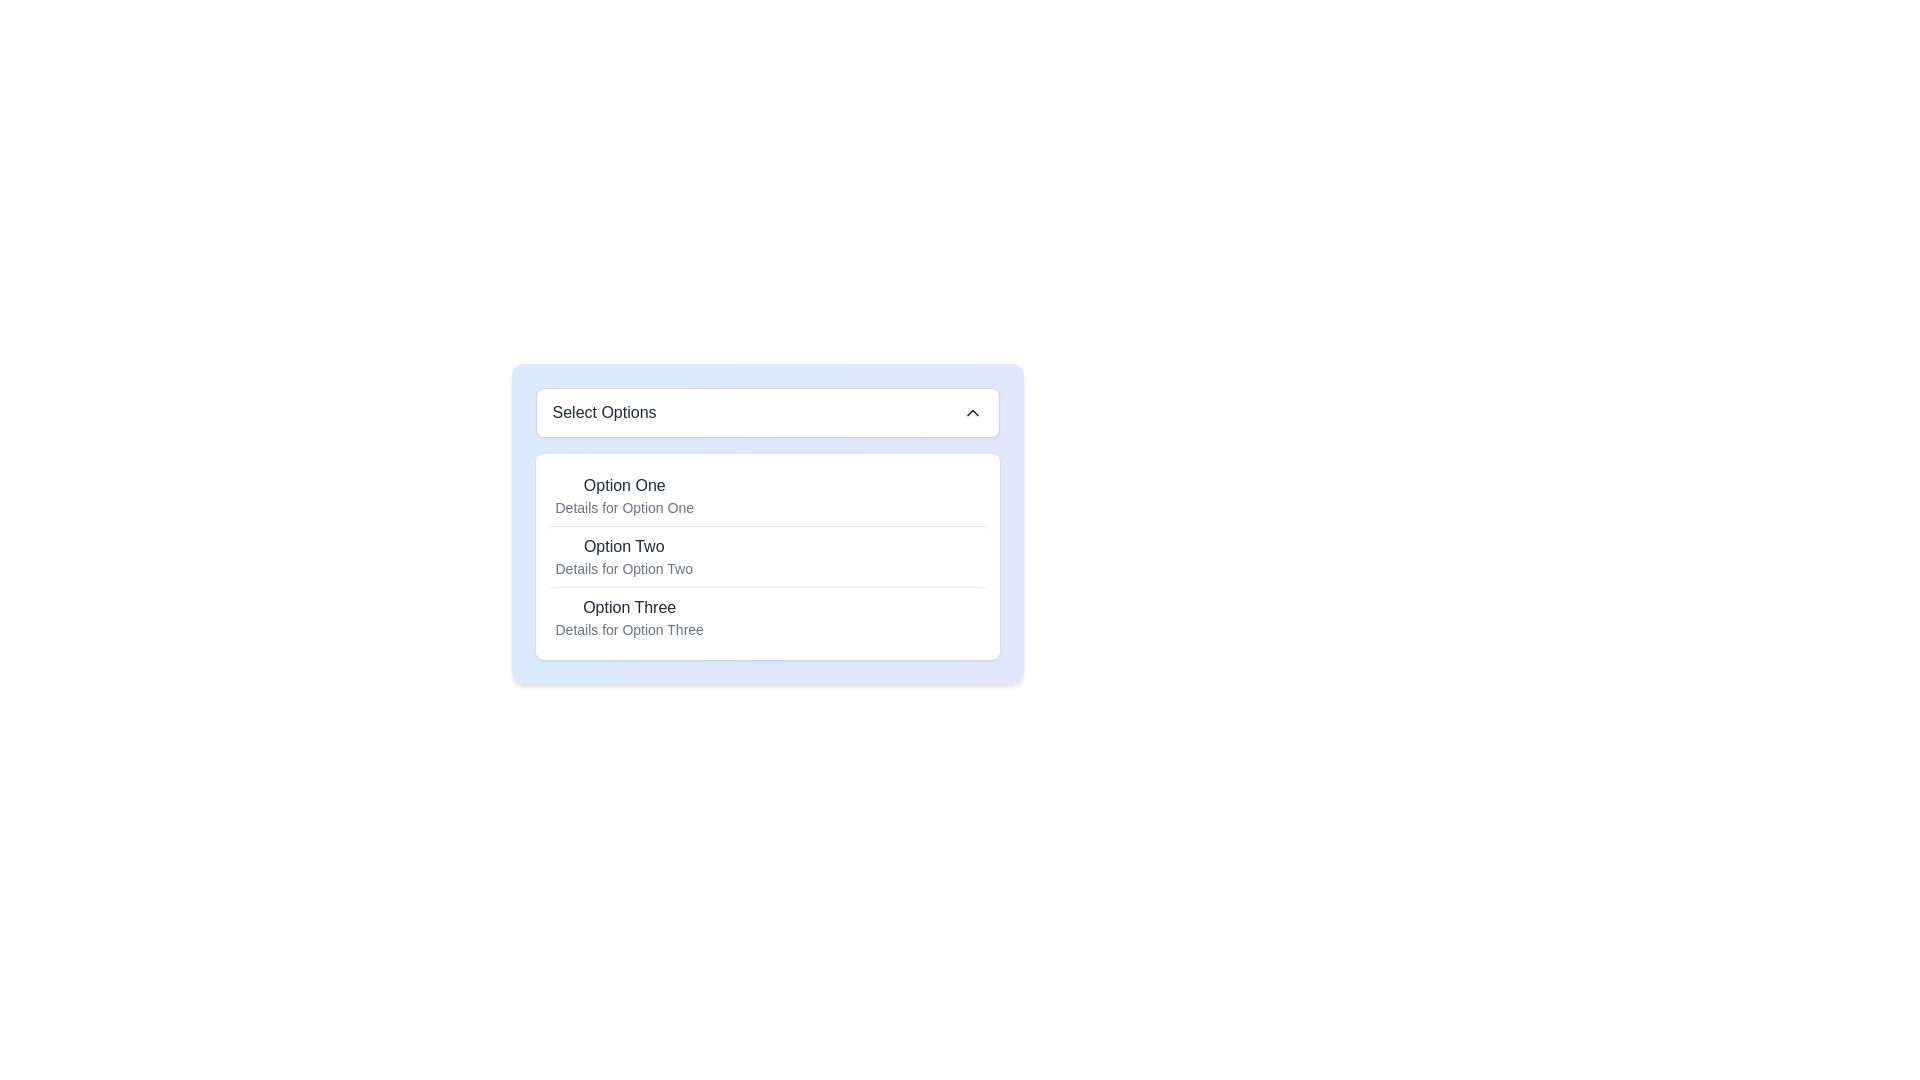 The width and height of the screenshot is (1920, 1080). I want to click on the descriptive text for 'Option Three' in the dropdown menu under 'Select Options', so click(628, 628).